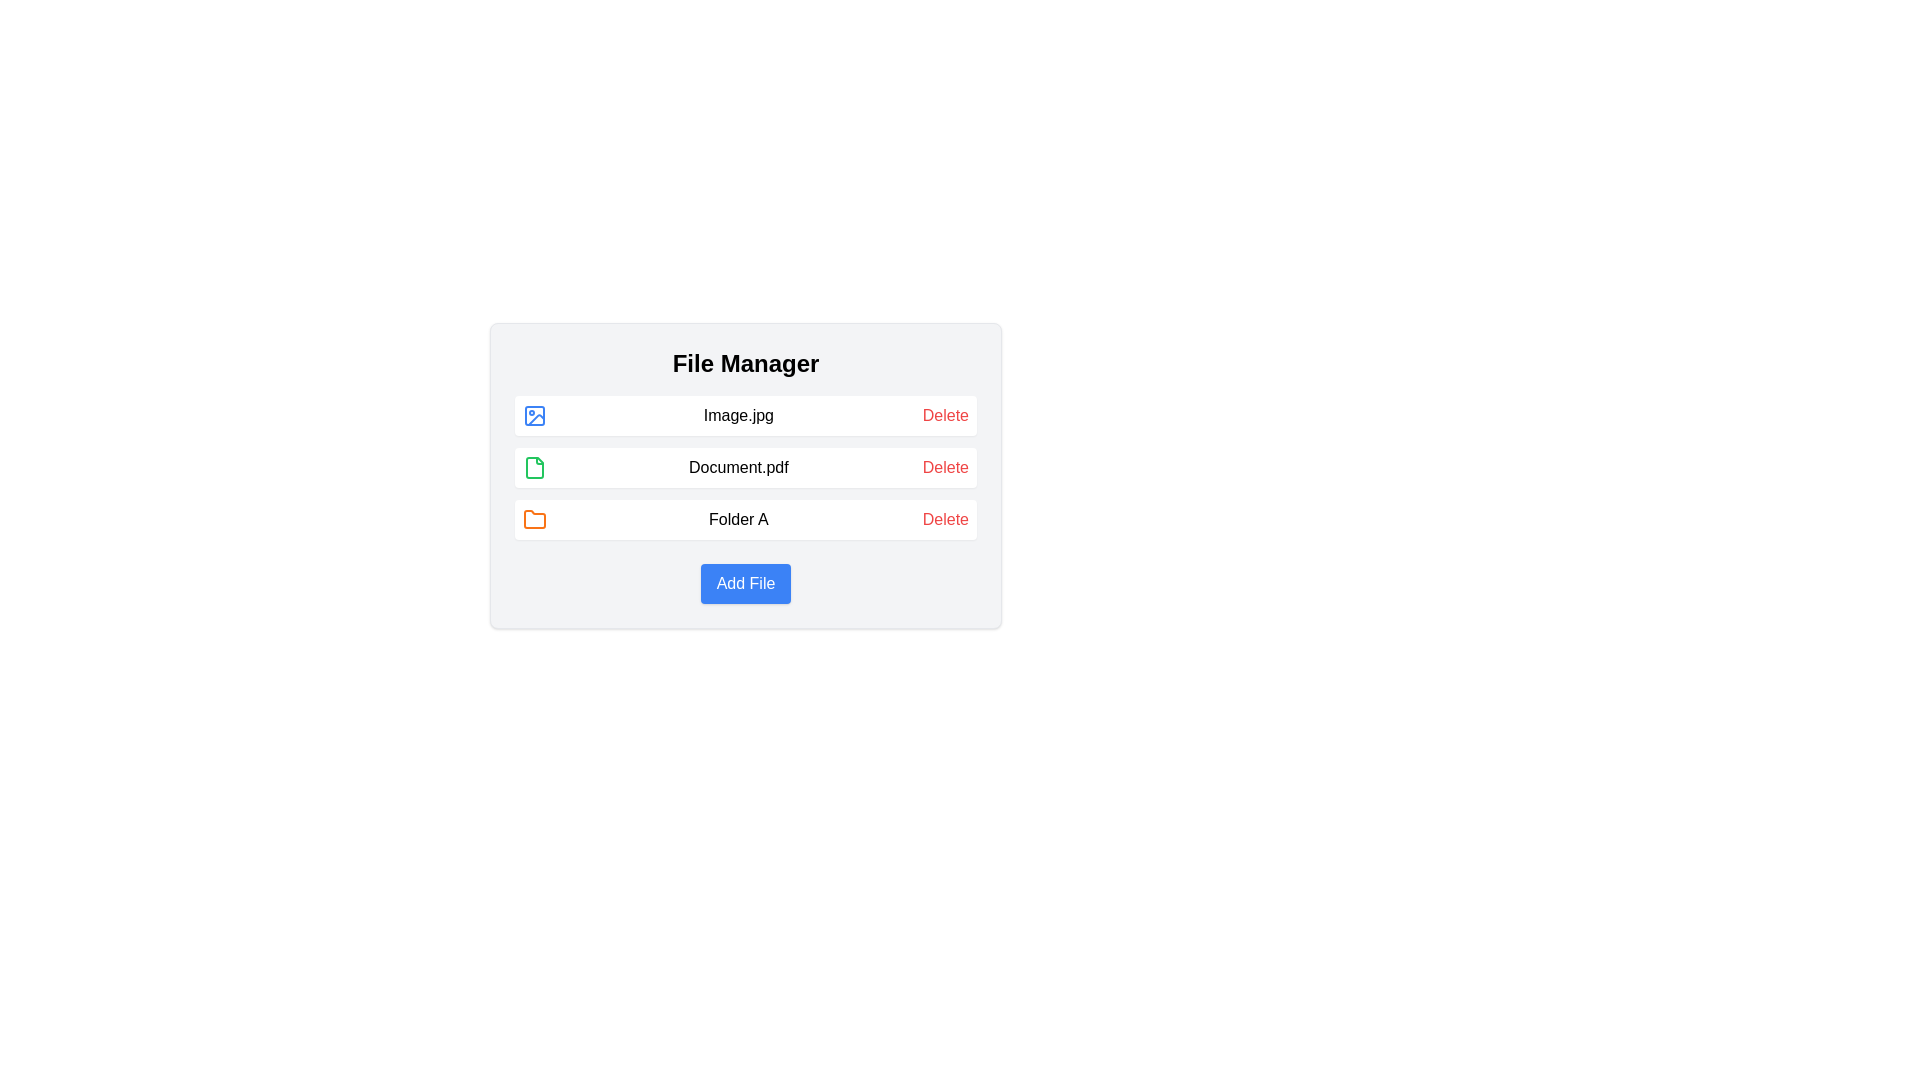 This screenshot has height=1080, width=1920. Describe the element at coordinates (534, 518) in the screenshot. I see `the folder icon located in the 'Folder A' row of the file manager interface, which visually represents the folder type` at that location.